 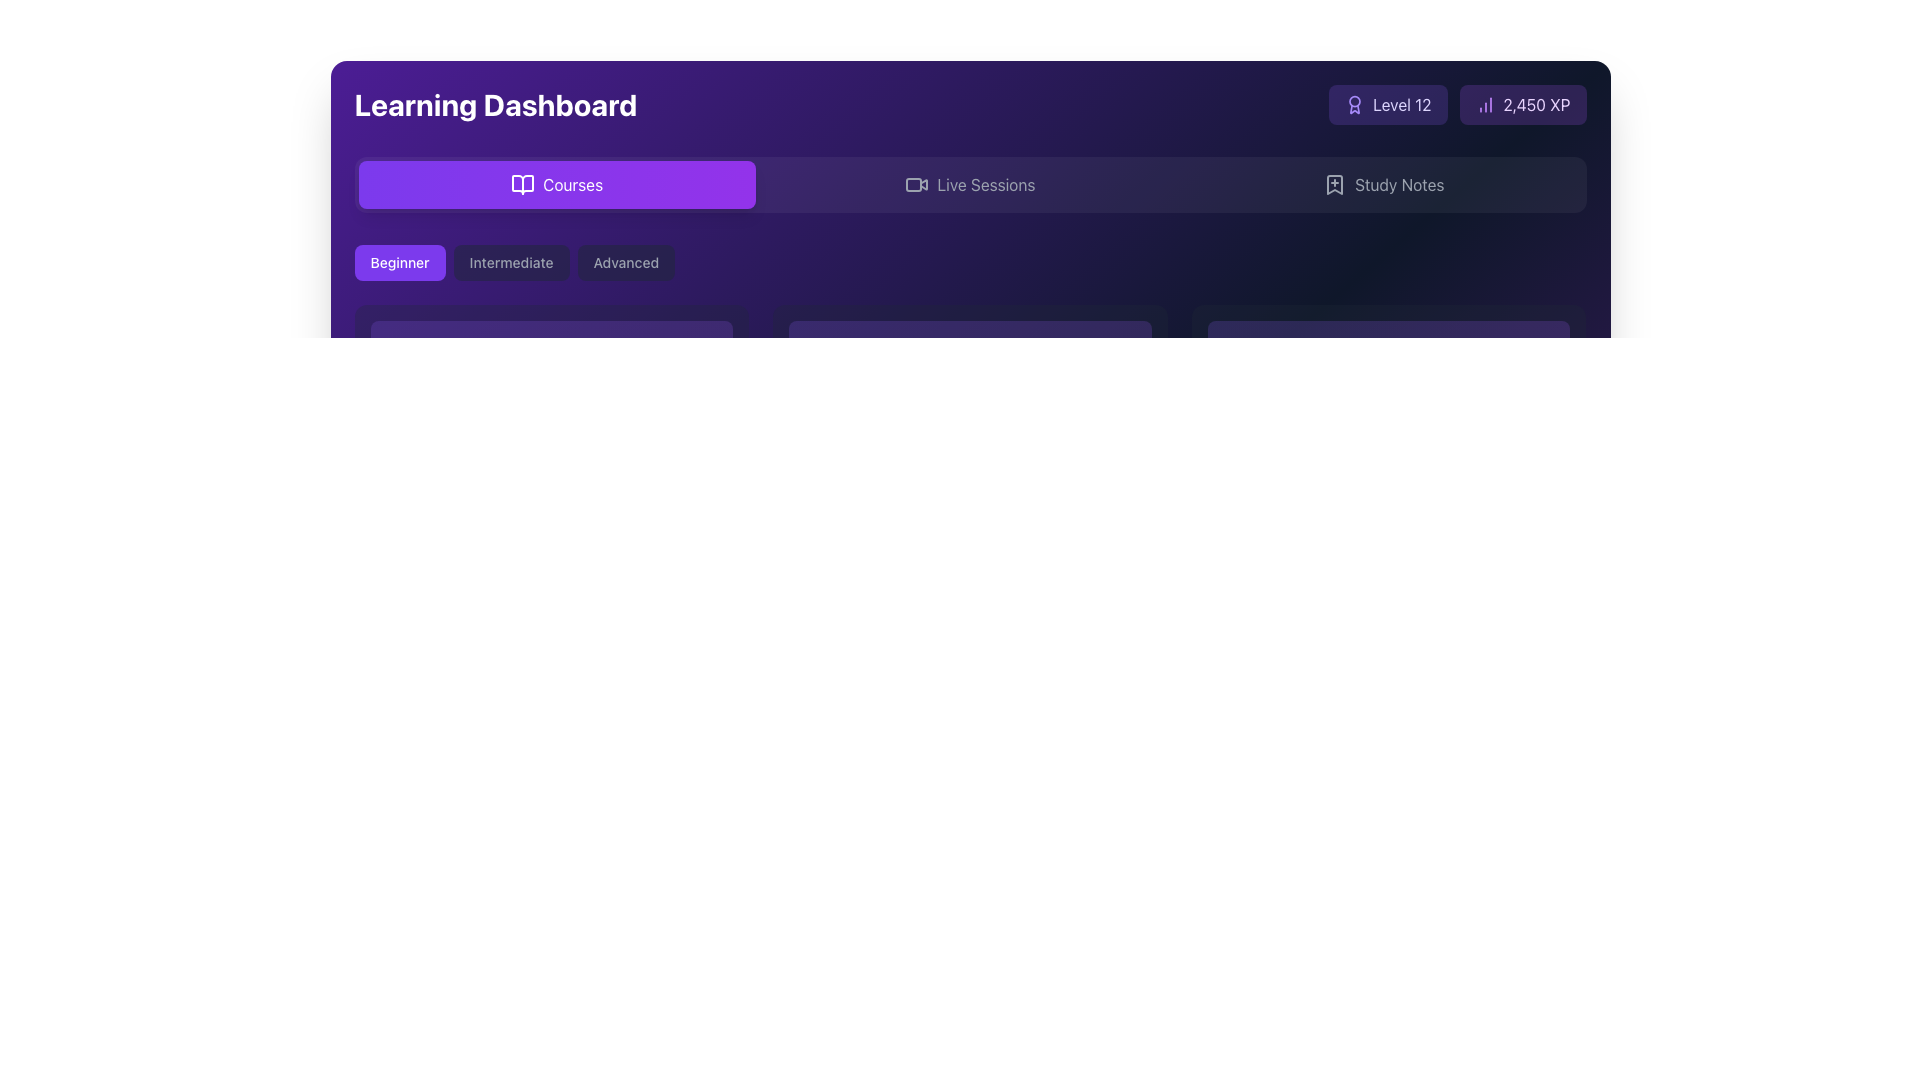 What do you see at coordinates (916, 185) in the screenshot?
I see `the 'Live Sessions' icon in the navigation bar, which symbolizes the live video content feature` at bounding box center [916, 185].